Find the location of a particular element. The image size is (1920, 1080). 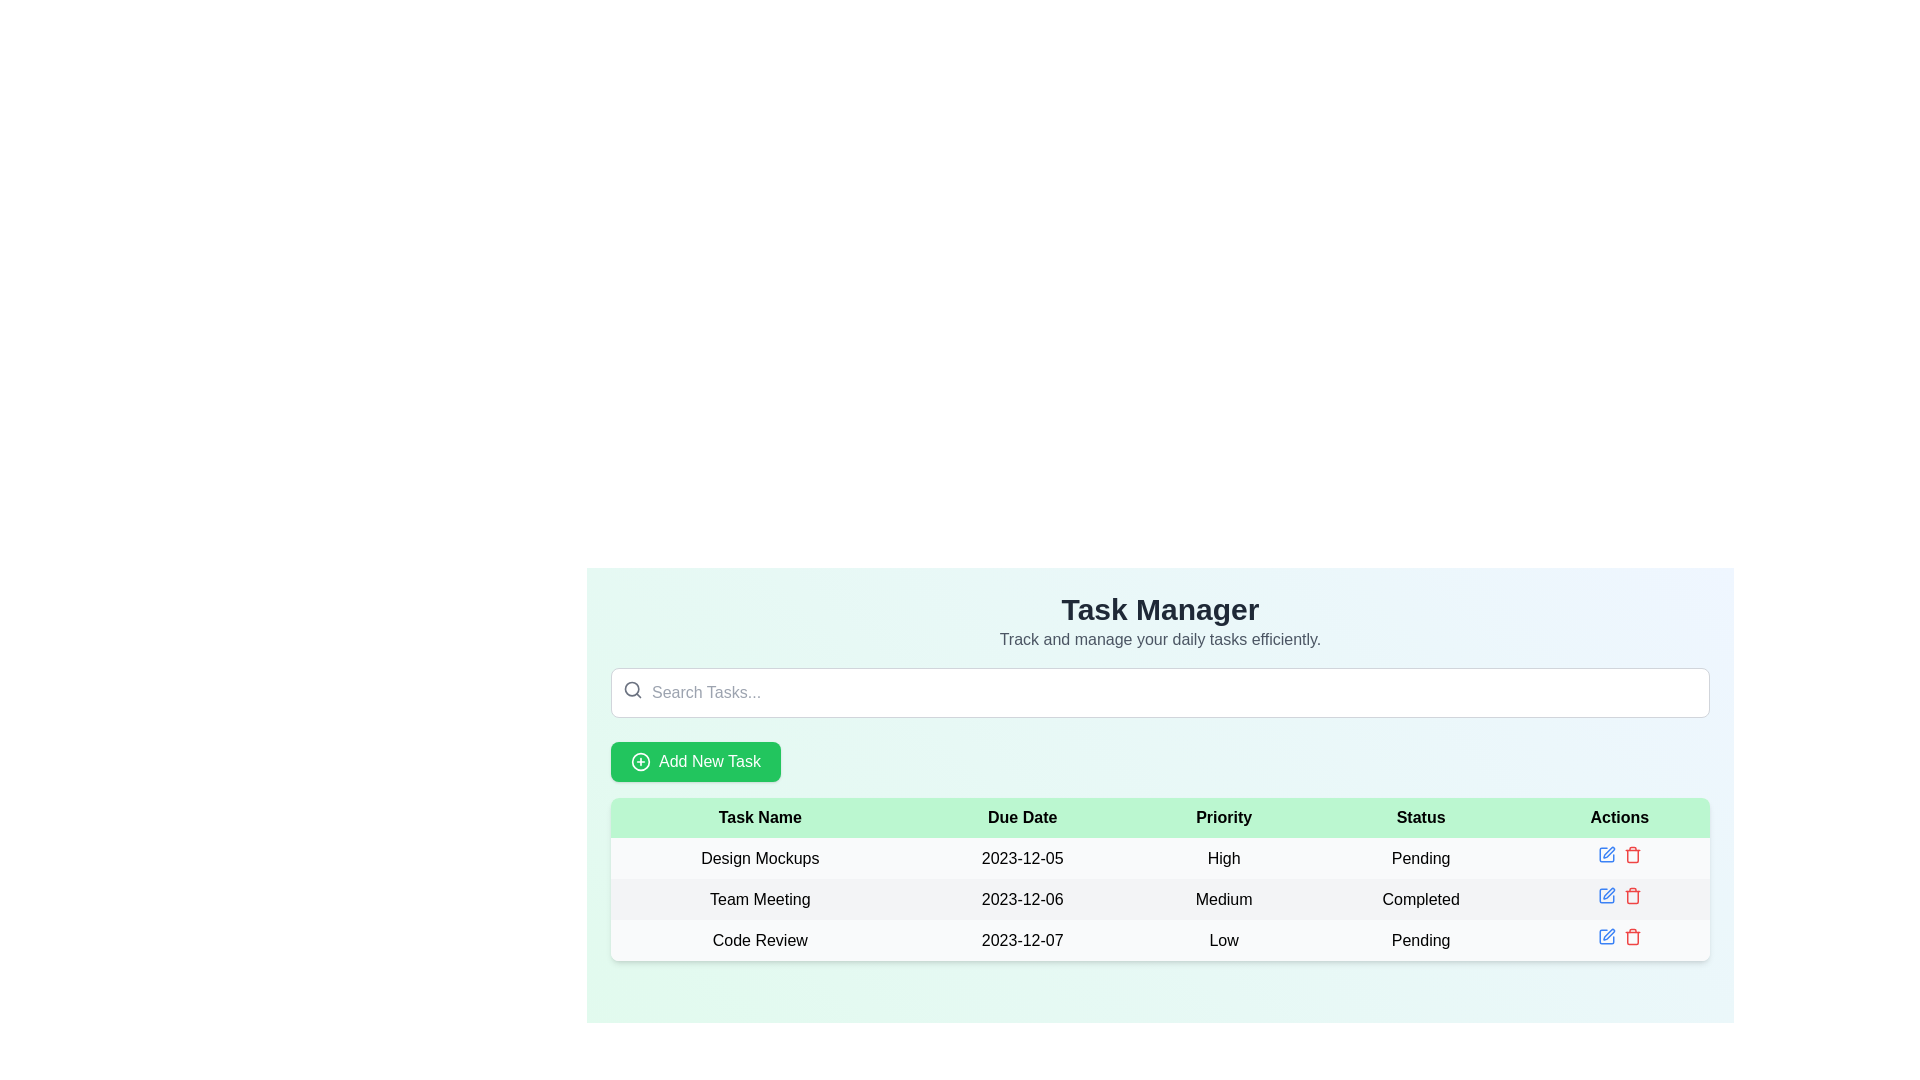

the first row in the Task Manager table is located at coordinates (1160, 857).